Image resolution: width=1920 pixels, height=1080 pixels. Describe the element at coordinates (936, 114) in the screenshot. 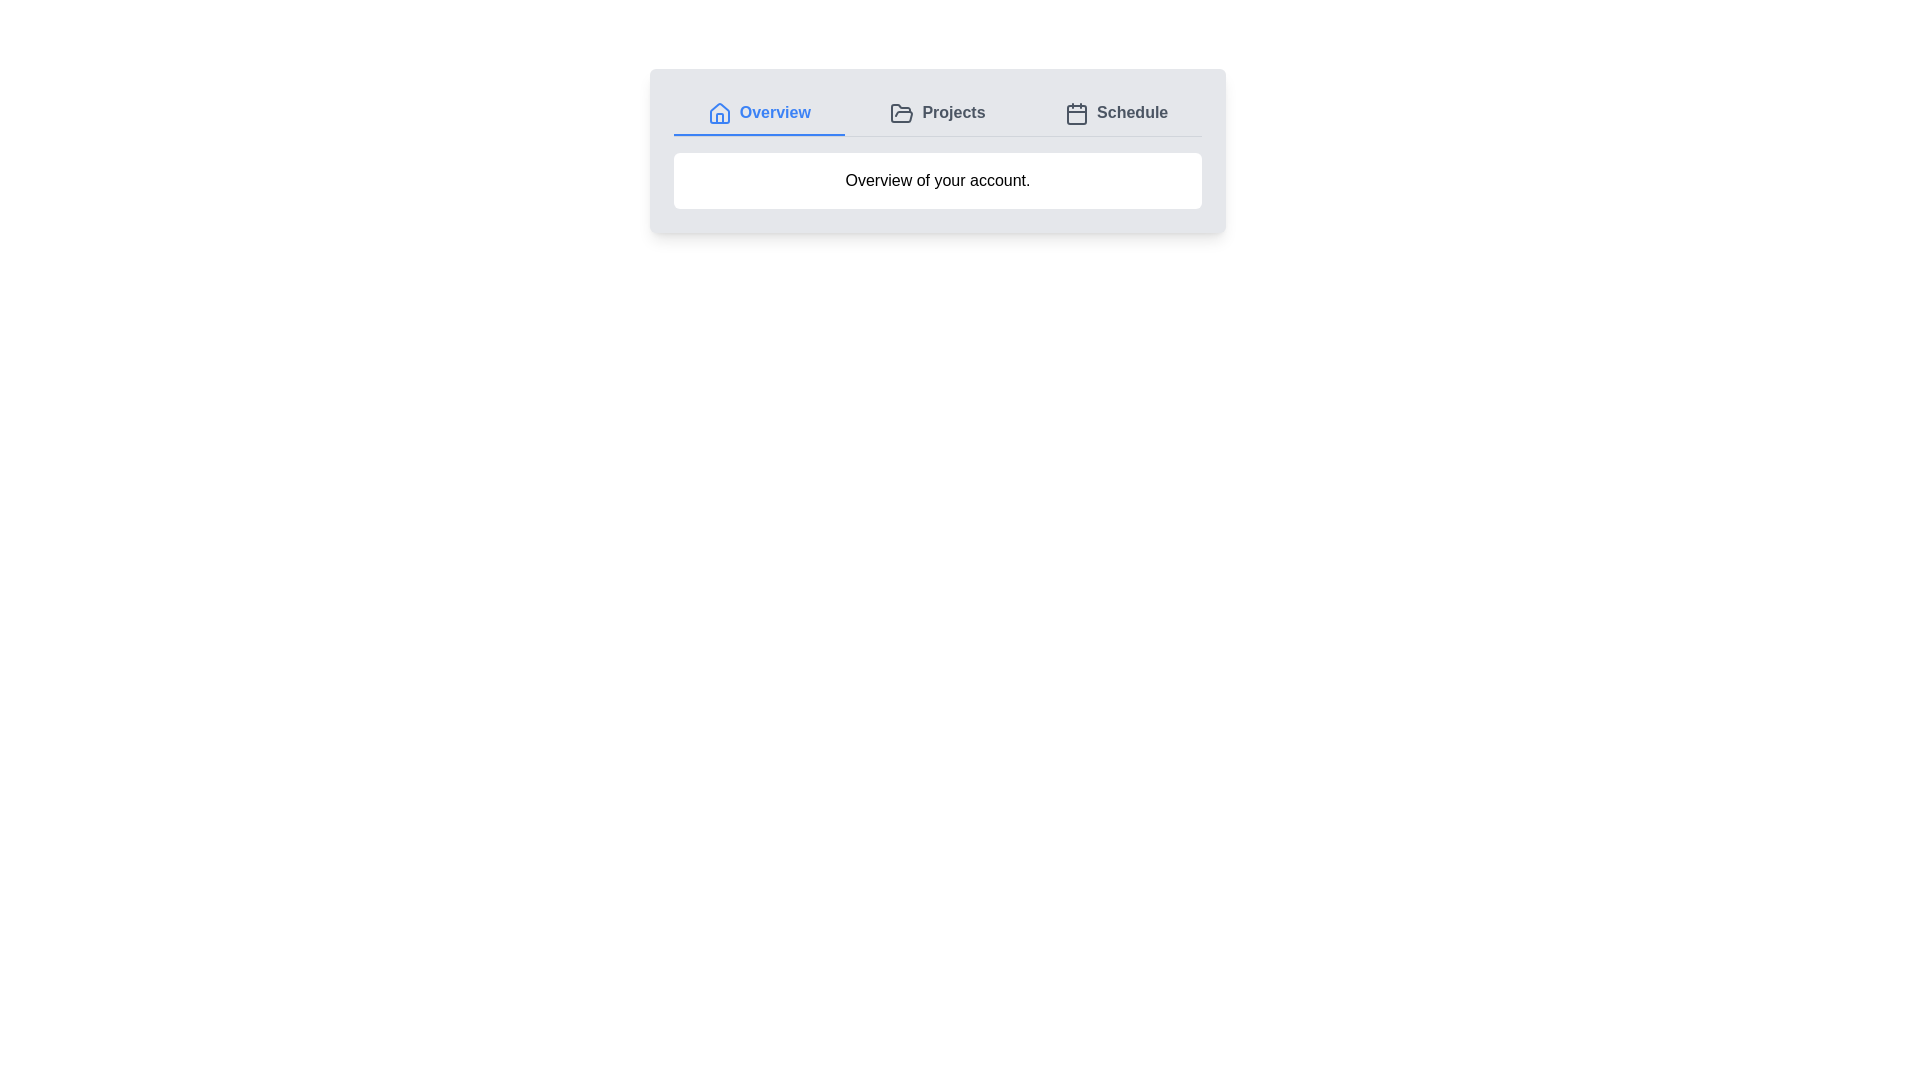

I see `the Projects tab` at that location.